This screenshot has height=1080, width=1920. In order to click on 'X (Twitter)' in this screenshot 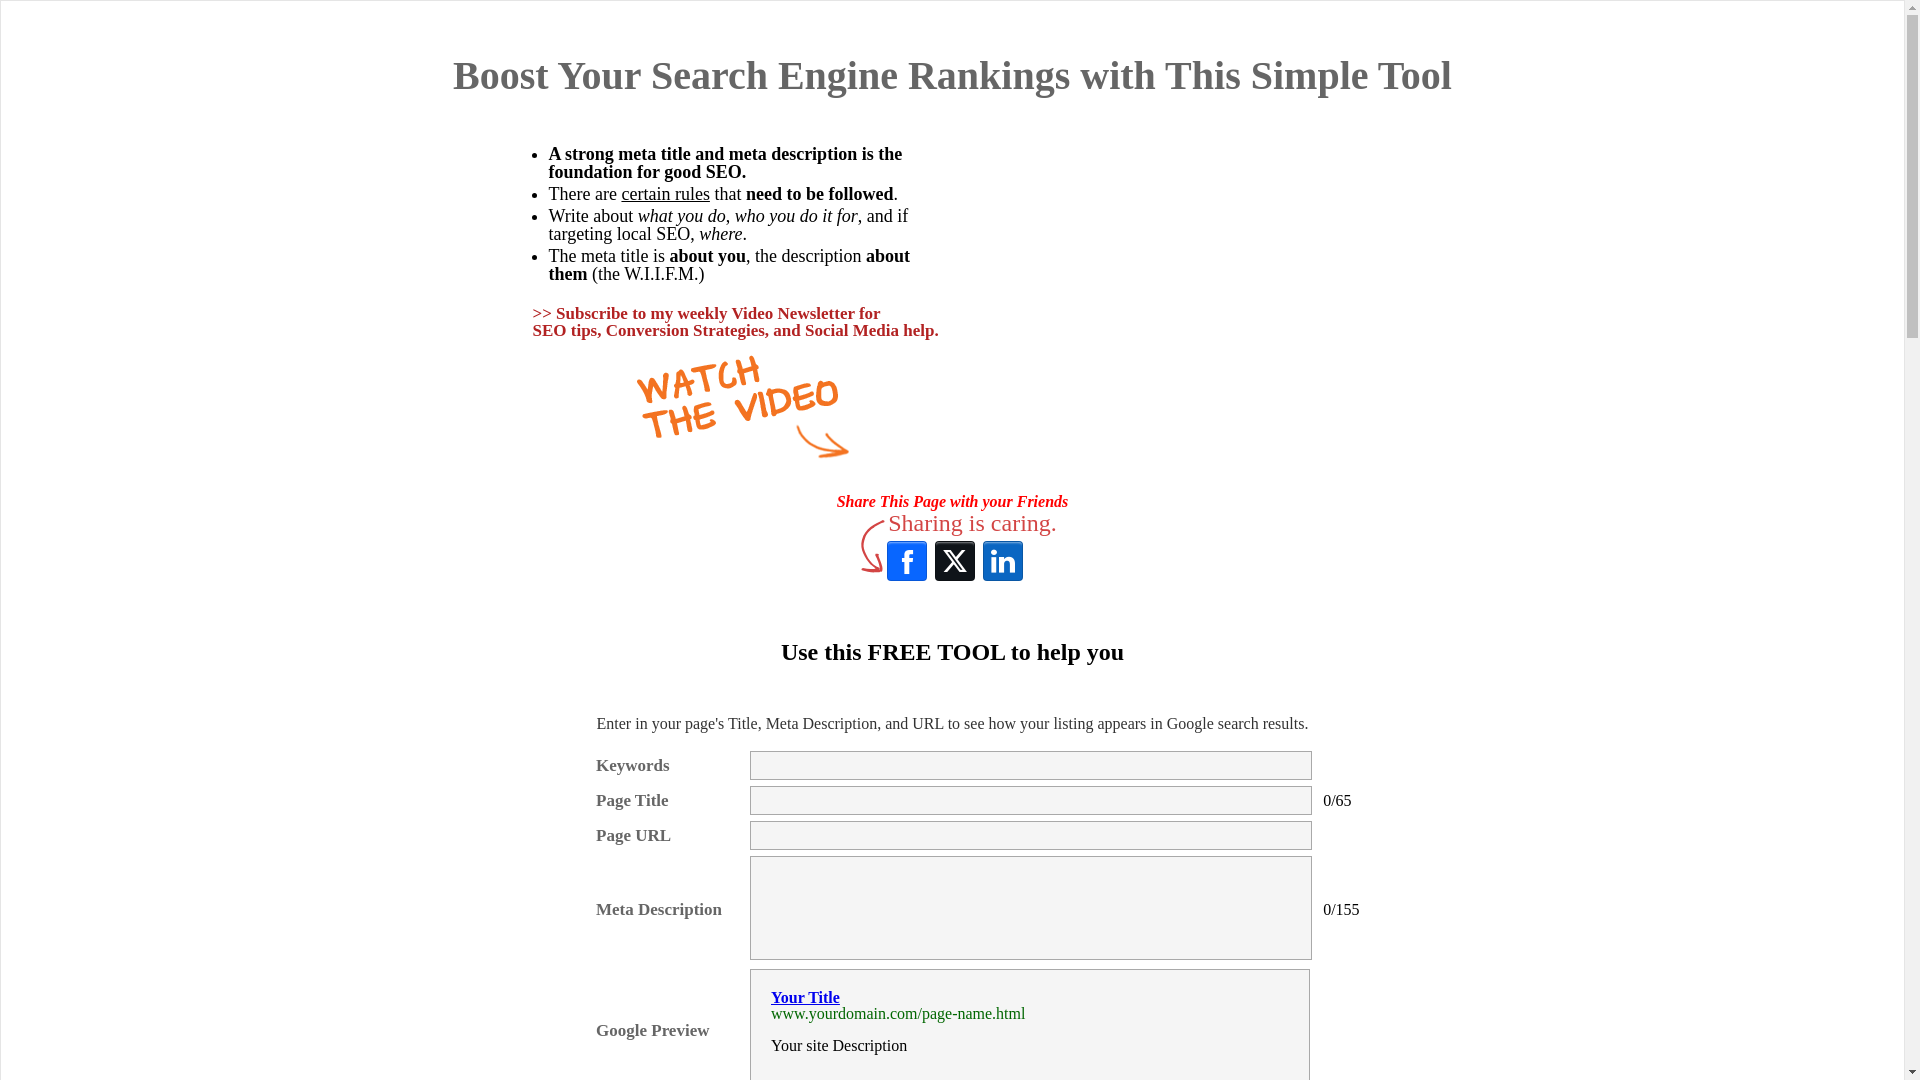, I will do `click(954, 560)`.